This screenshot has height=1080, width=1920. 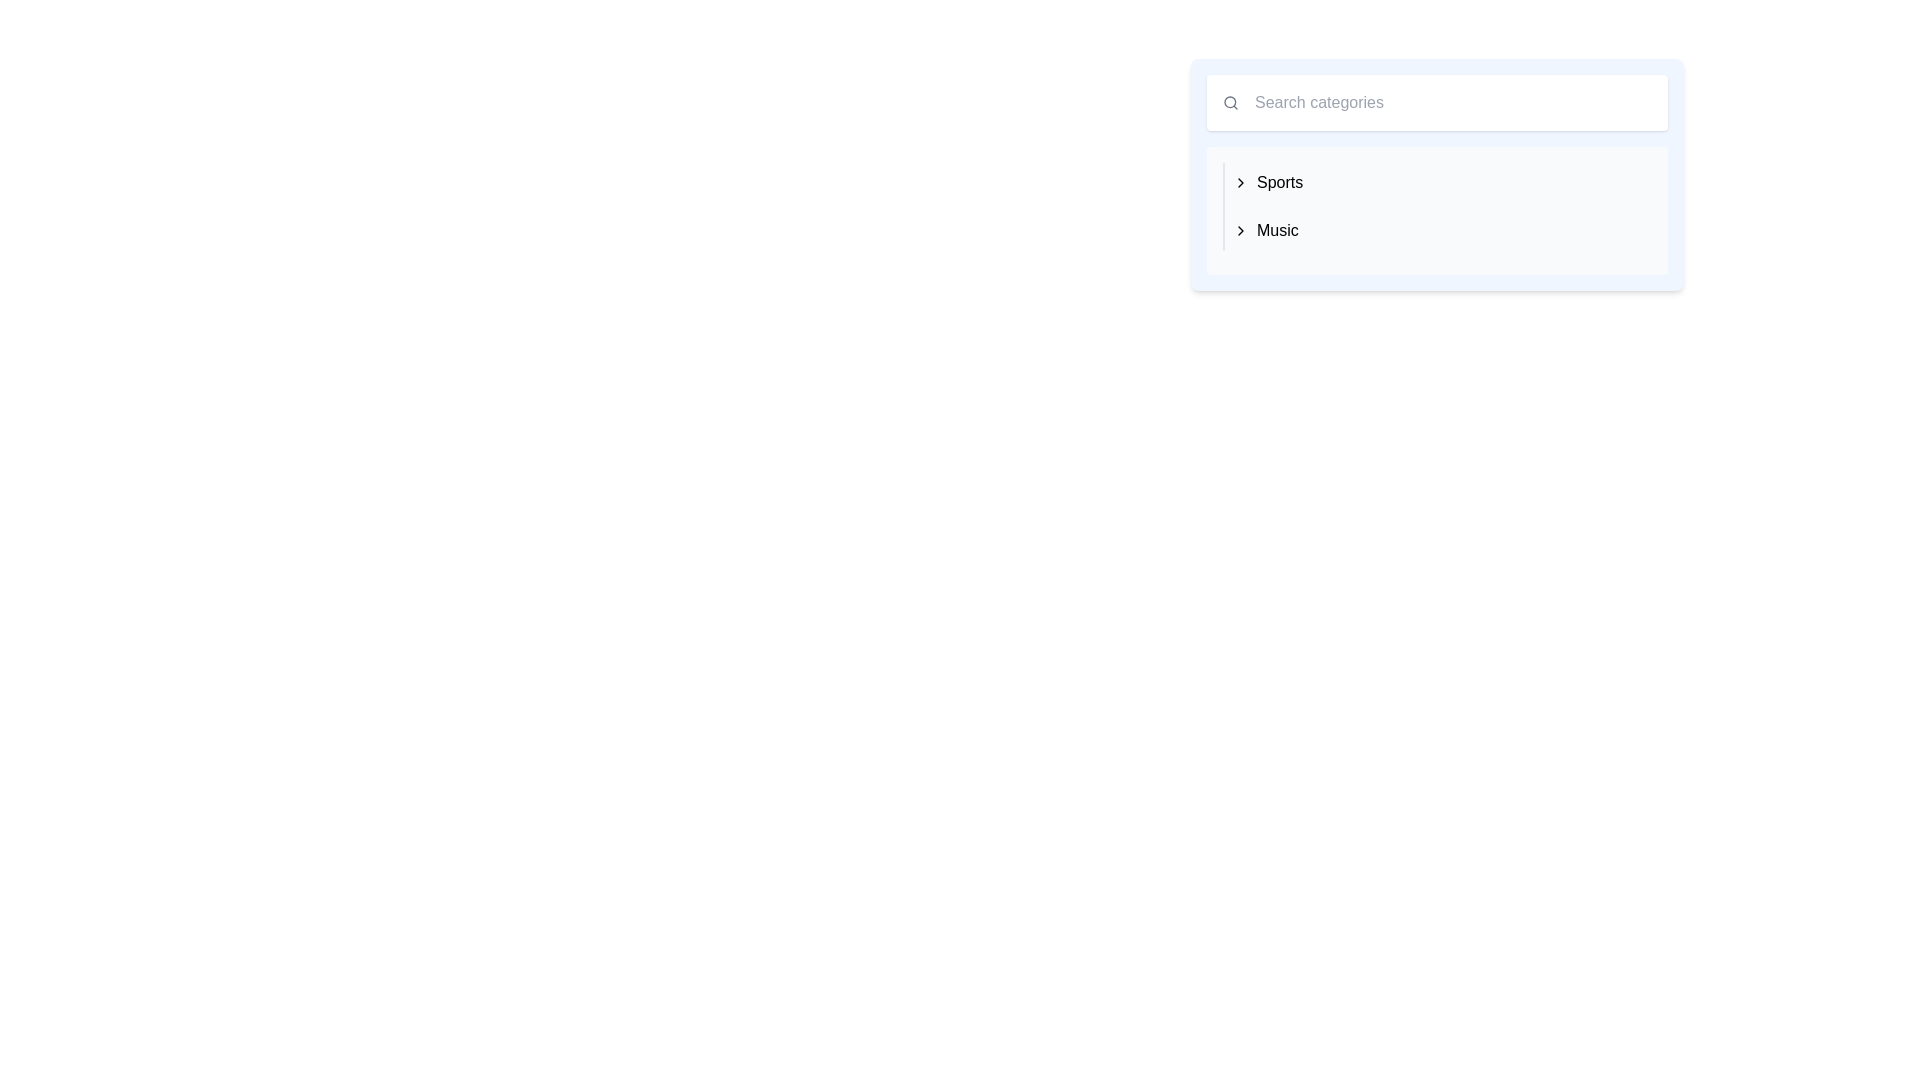 What do you see at coordinates (1280, 182) in the screenshot?
I see `on the first text label within the vertical navigation menu that serves as a clickable list item for sports content` at bounding box center [1280, 182].